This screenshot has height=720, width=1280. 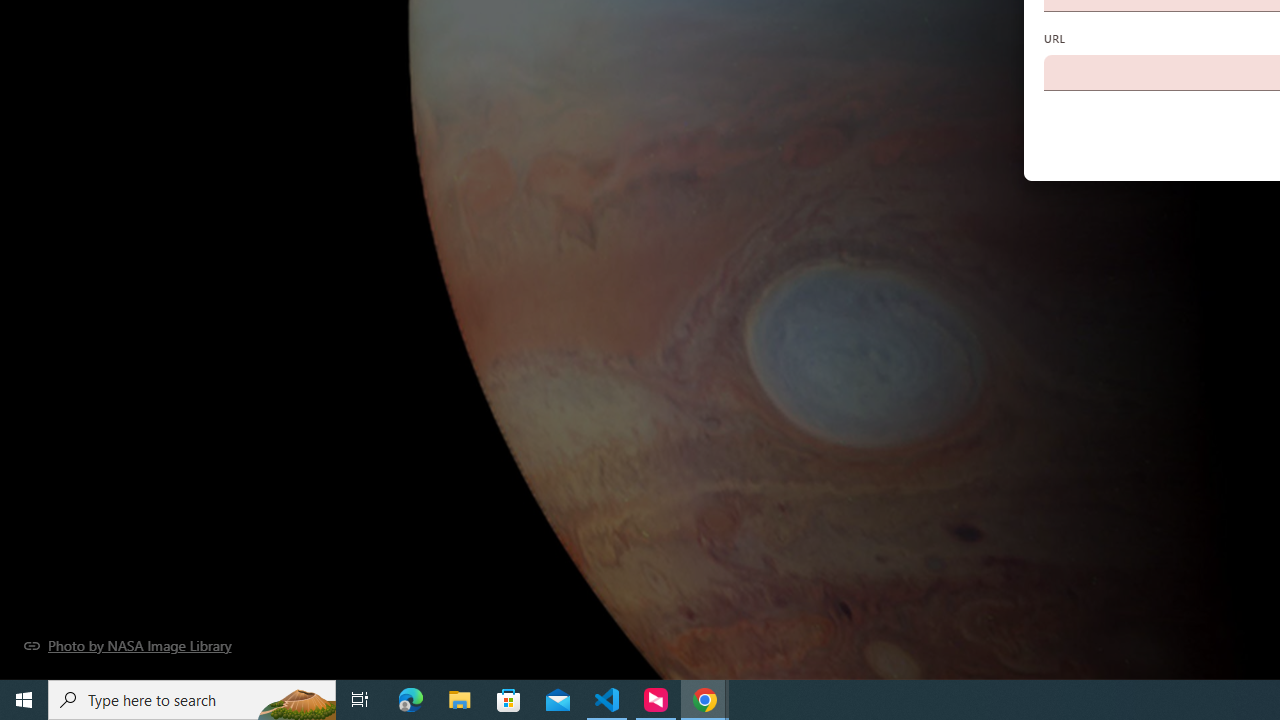 What do you see at coordinates (459, 698) in the screenshot?
I see `'File Explorer'` at bounding box center [459, 698].